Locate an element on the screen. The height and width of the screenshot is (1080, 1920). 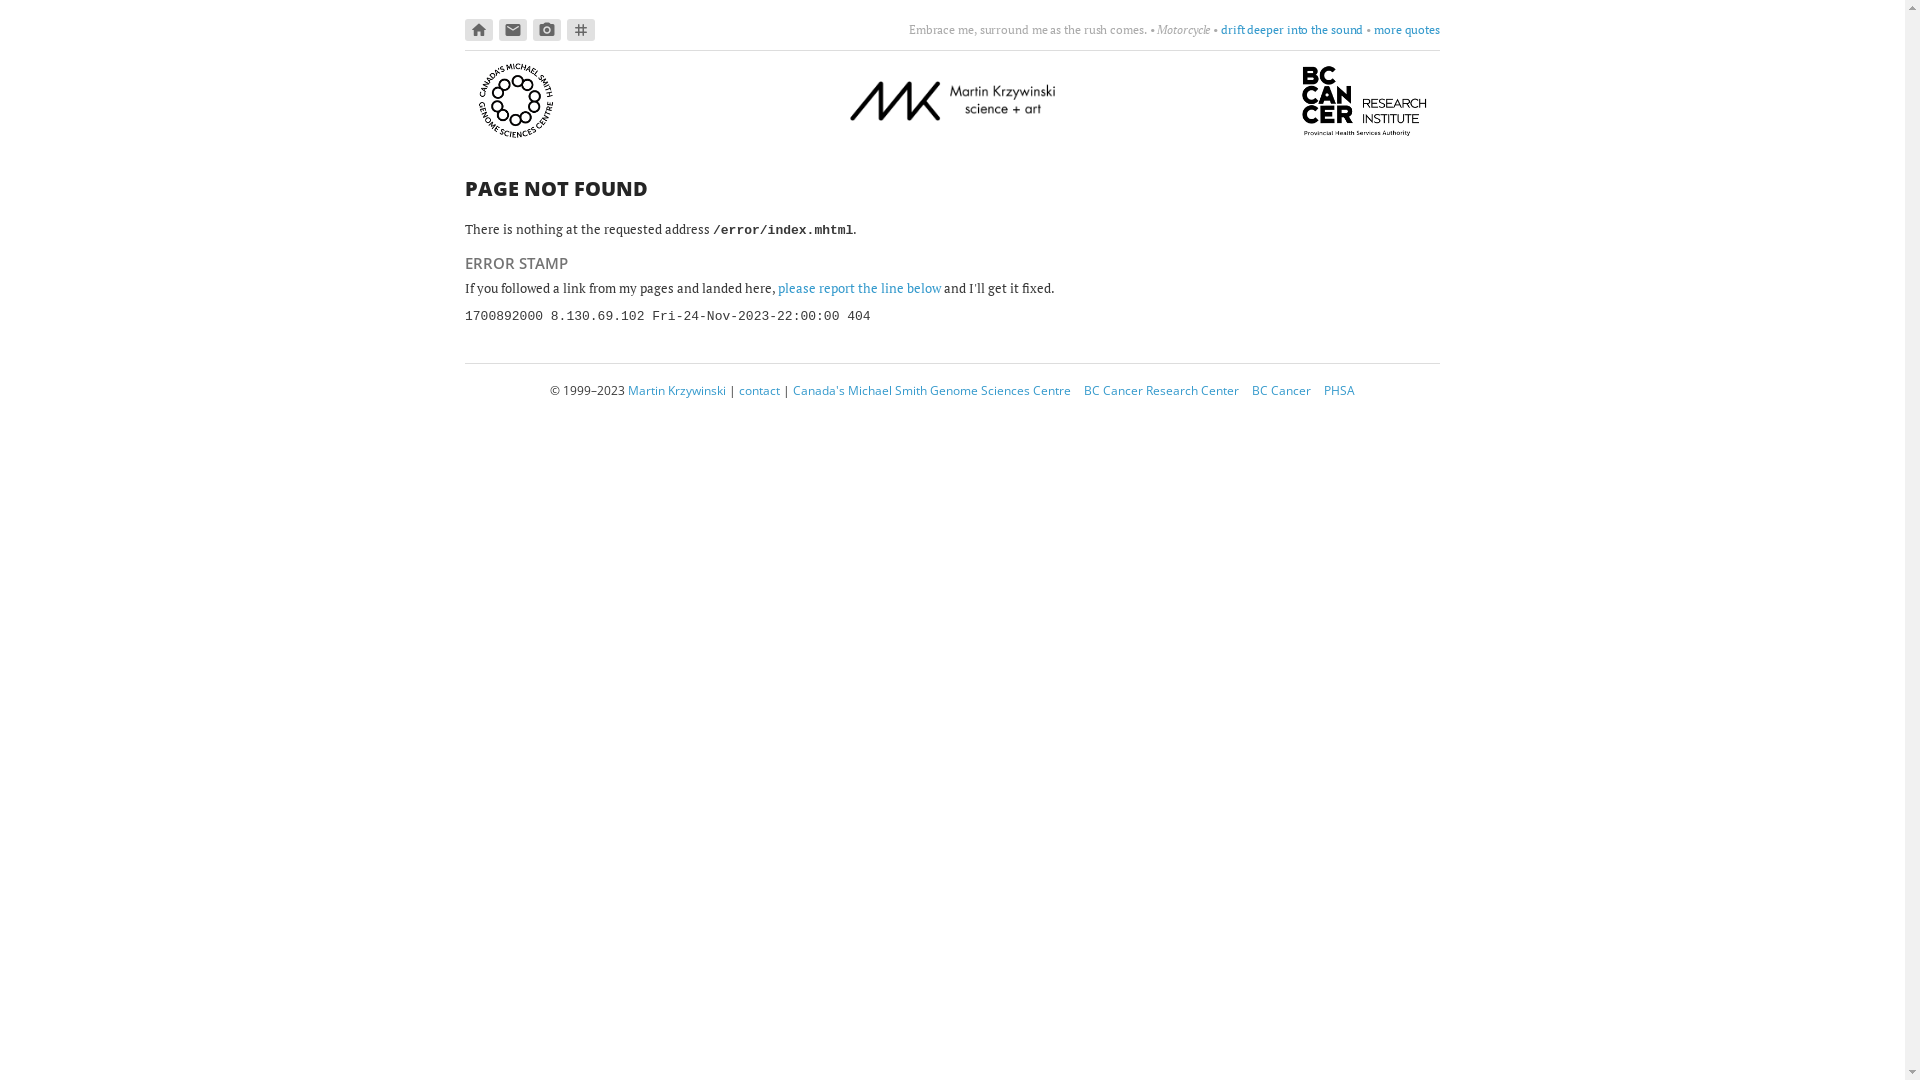
'tag' is located at coordinates (579, 30).